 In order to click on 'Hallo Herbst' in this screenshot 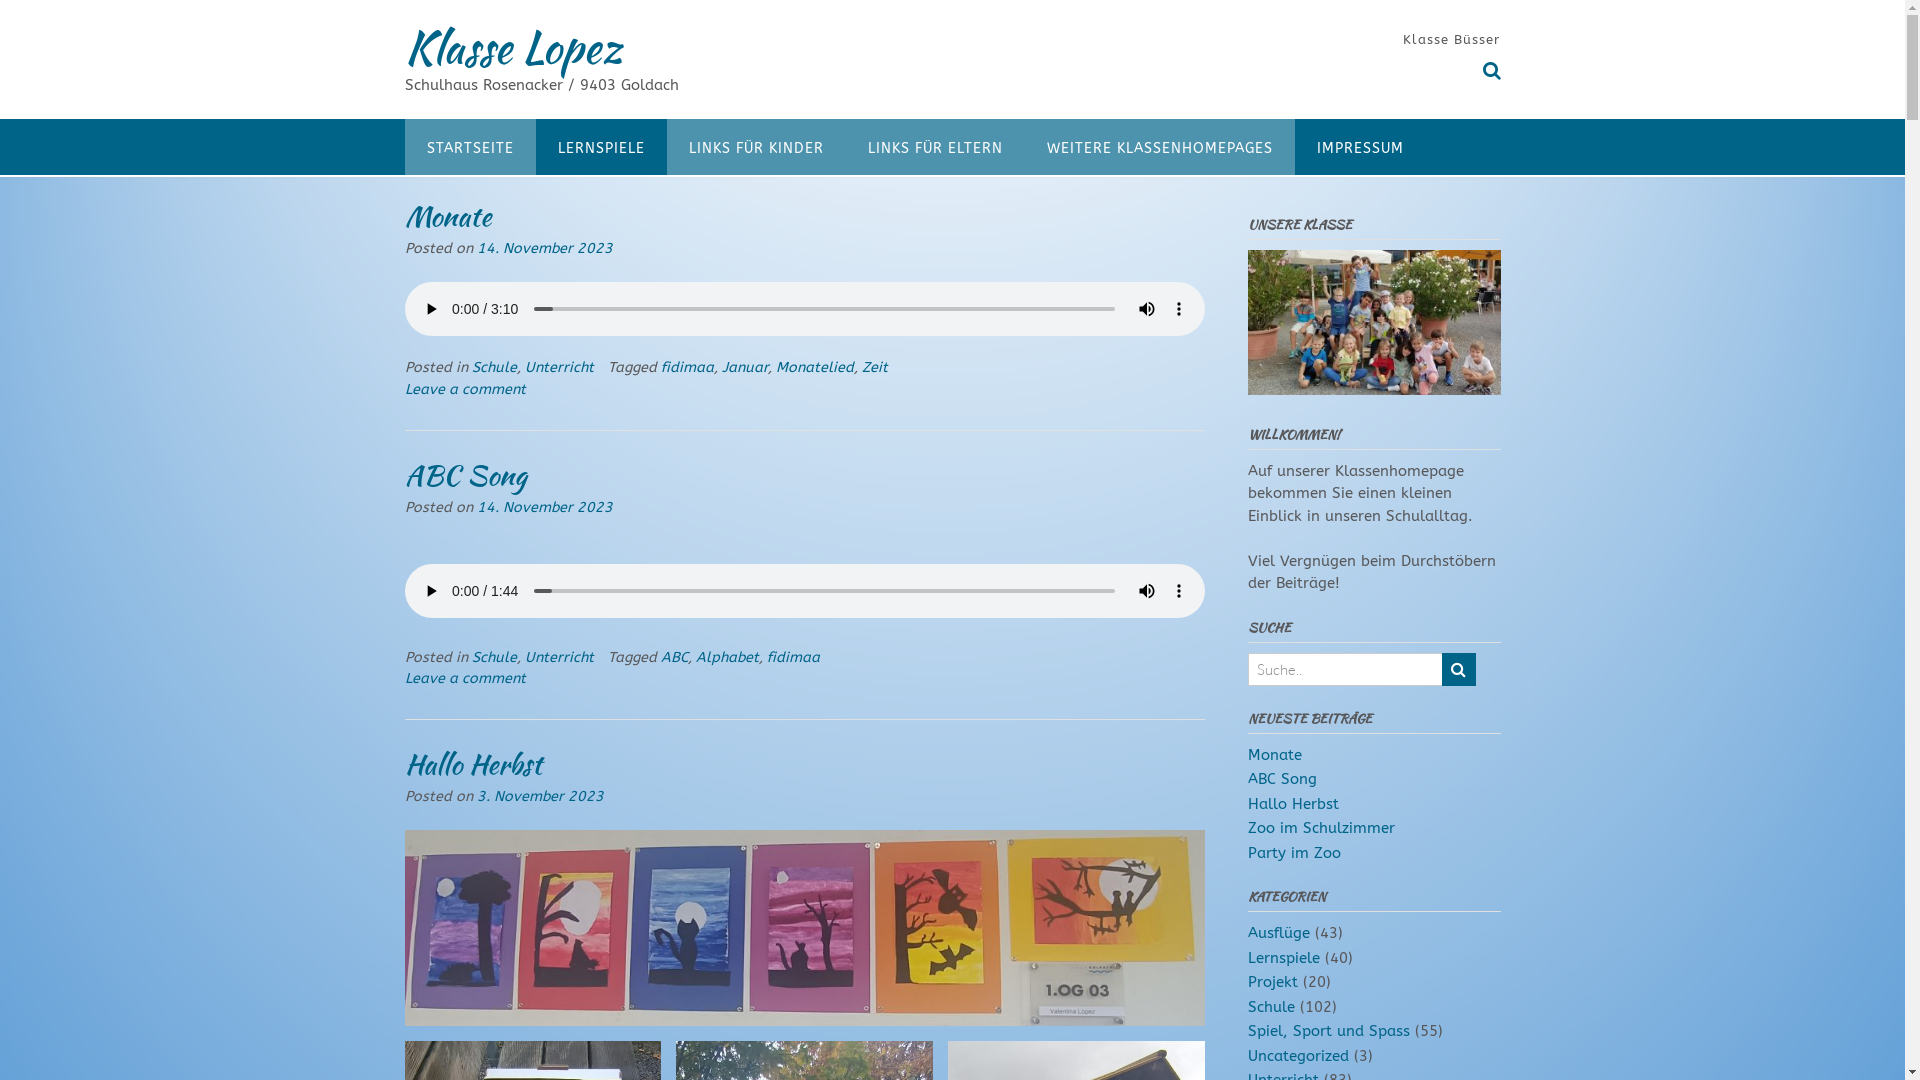, I will do `click(471, 763)`.